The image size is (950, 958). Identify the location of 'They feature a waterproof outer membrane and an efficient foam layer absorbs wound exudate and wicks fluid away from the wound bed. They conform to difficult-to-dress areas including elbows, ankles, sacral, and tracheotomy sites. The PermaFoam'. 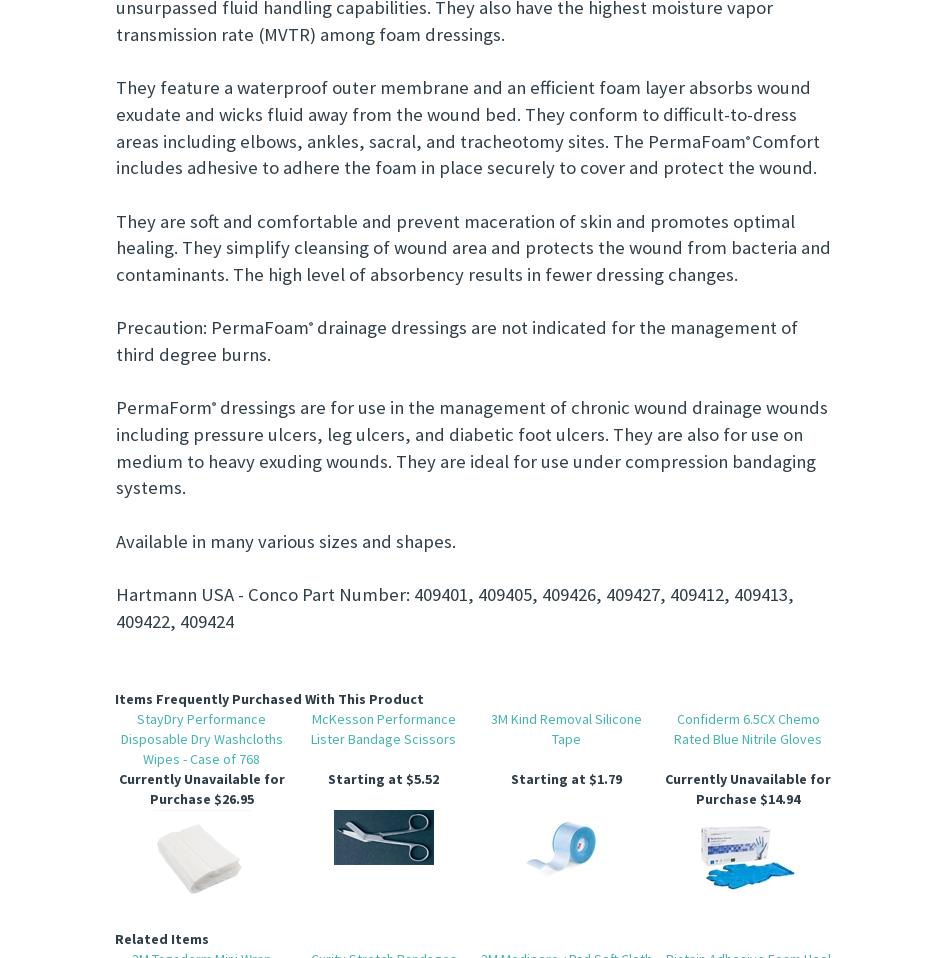
(462, 114).